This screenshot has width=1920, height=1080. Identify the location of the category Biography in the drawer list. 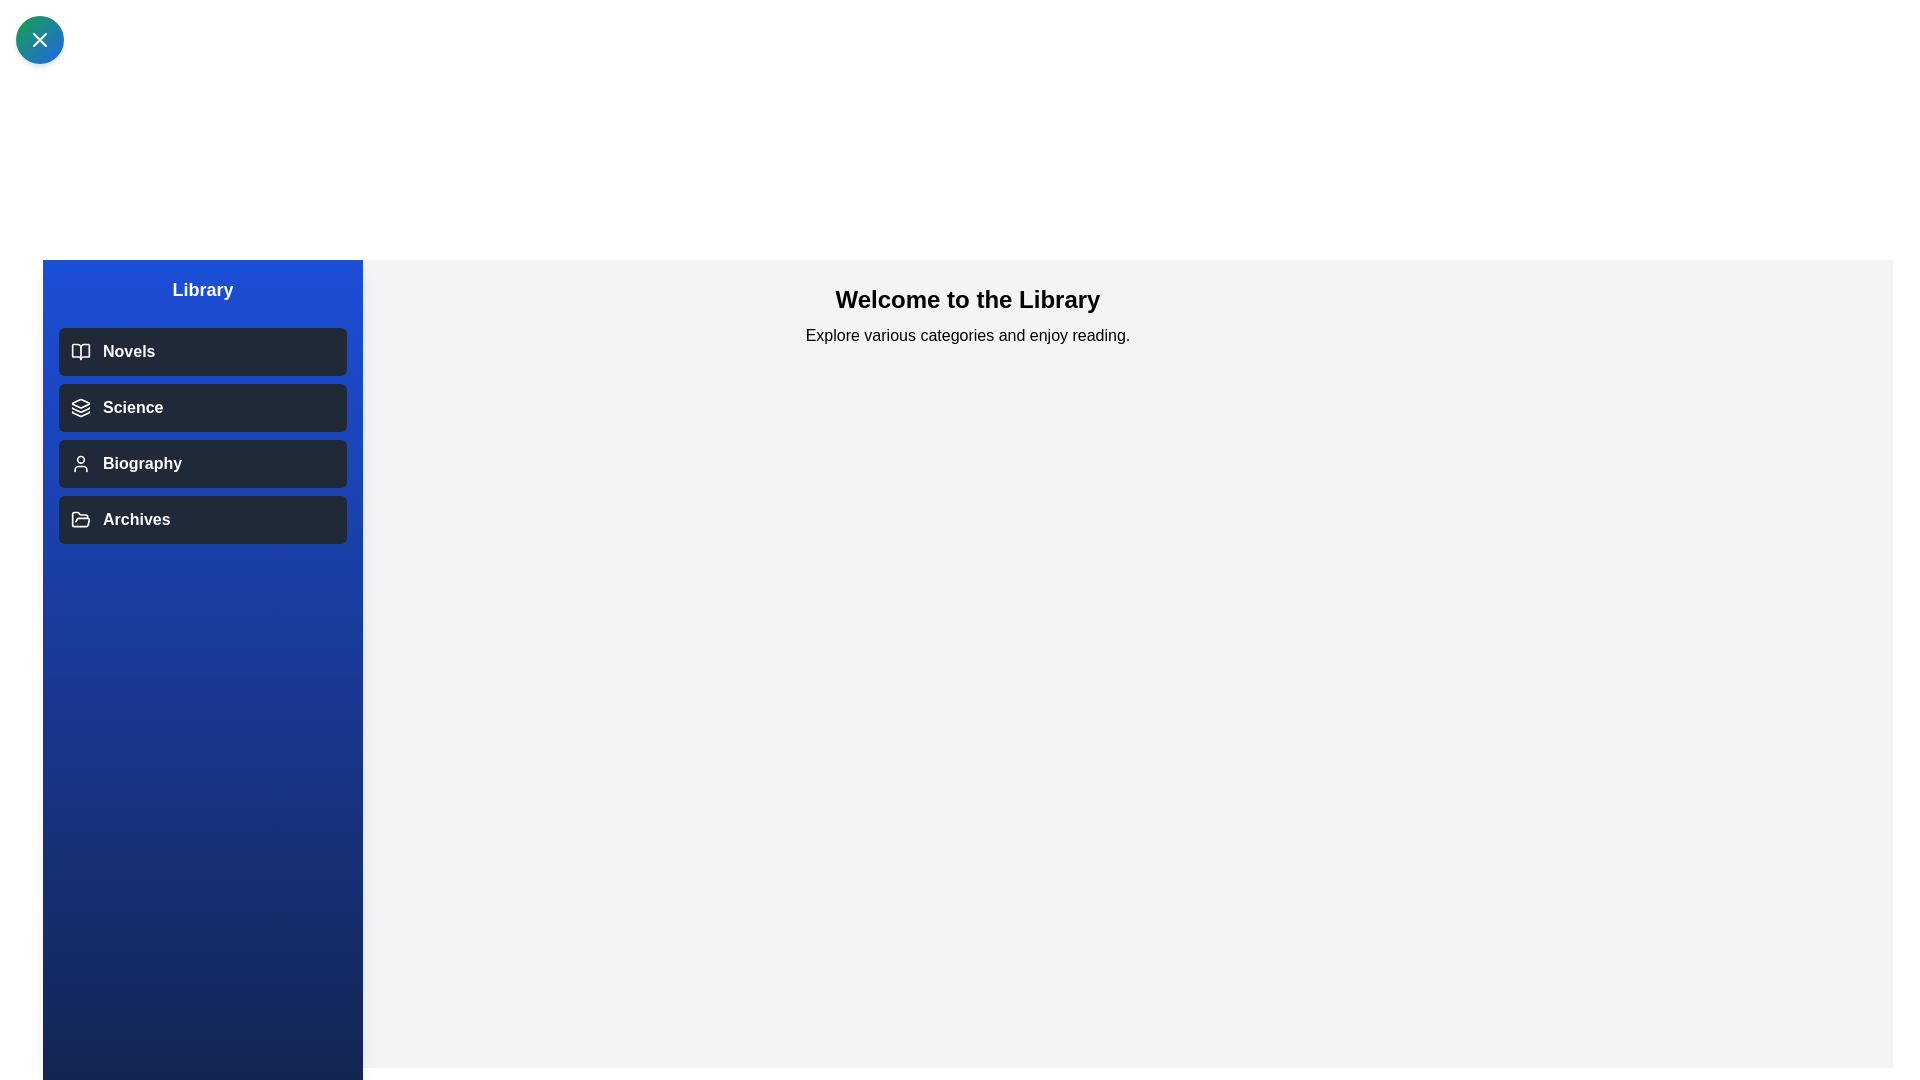
(202, 463).